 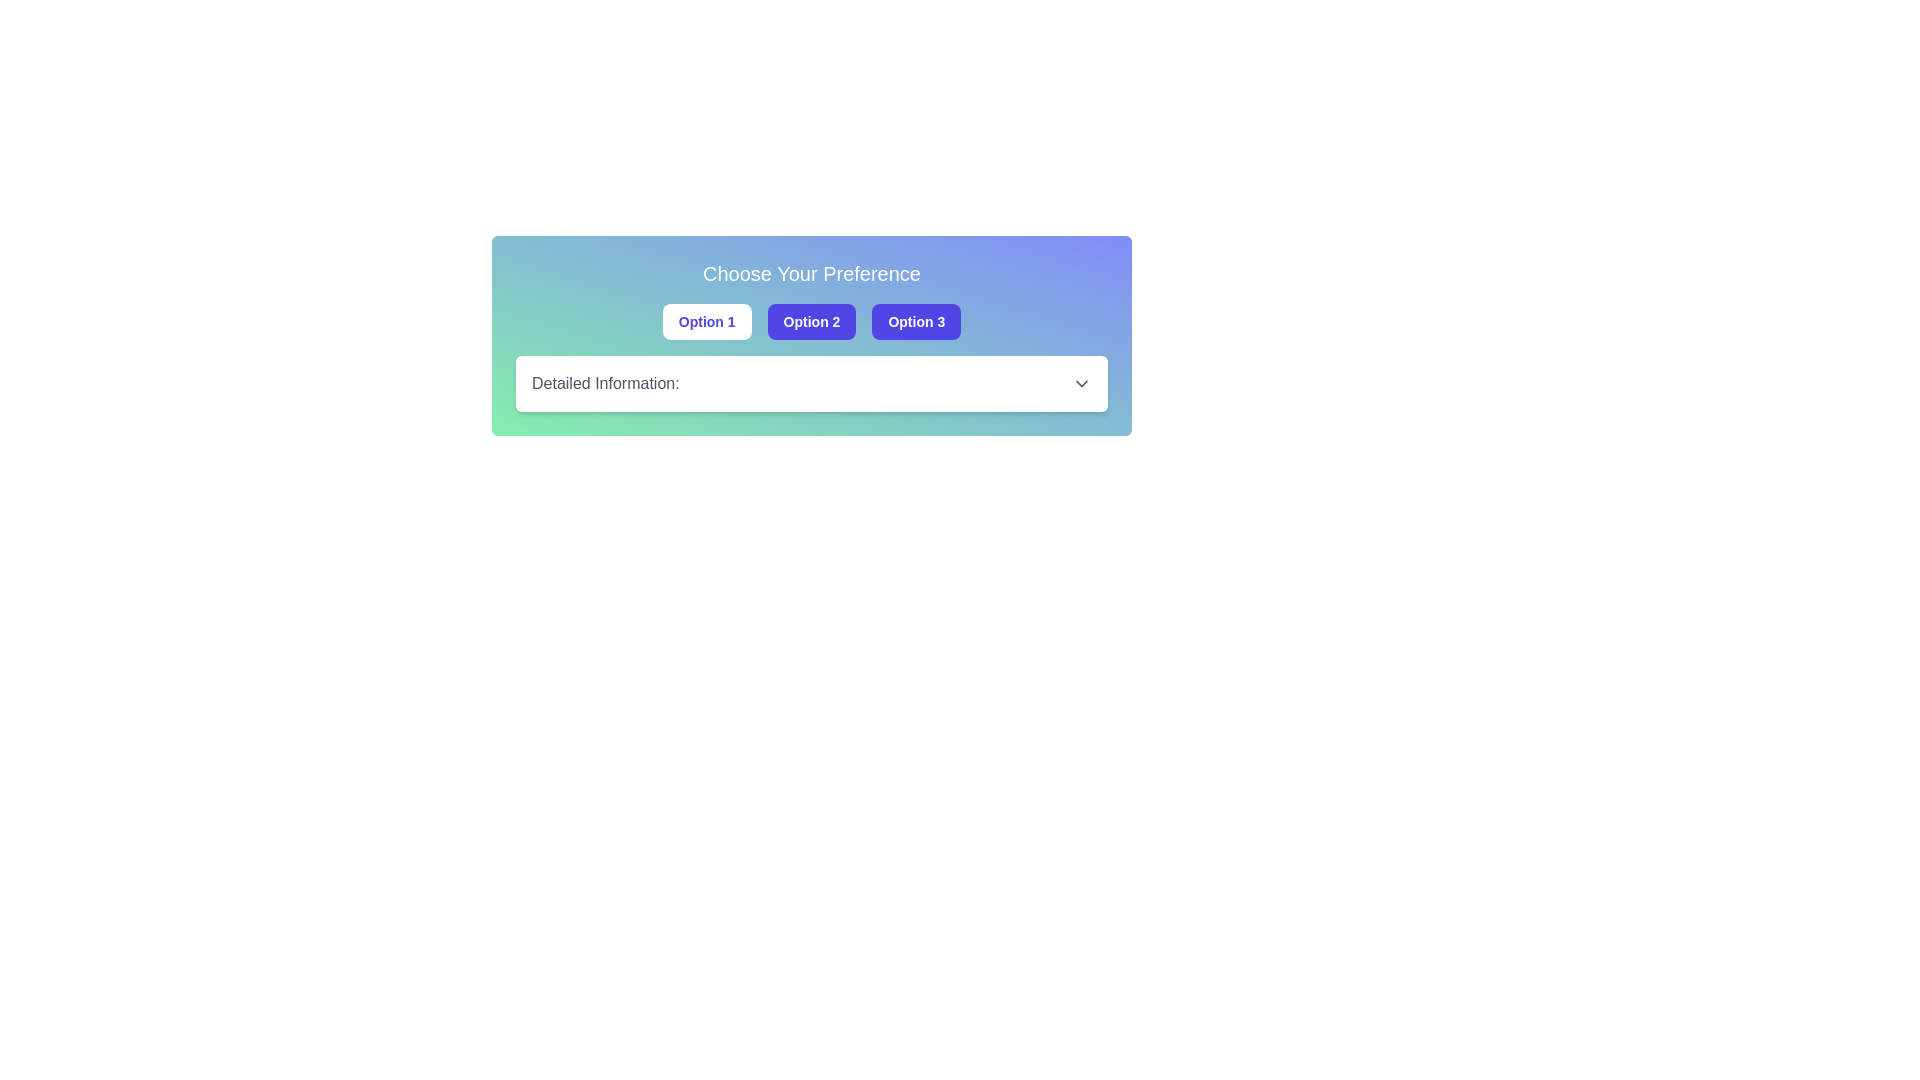 I want to click on the downward-facing chevron icon, which is a simple outline styled in gray, positioned to the right of the text 'Detailed Information:' in the interface, so click(x=1080, y=384).